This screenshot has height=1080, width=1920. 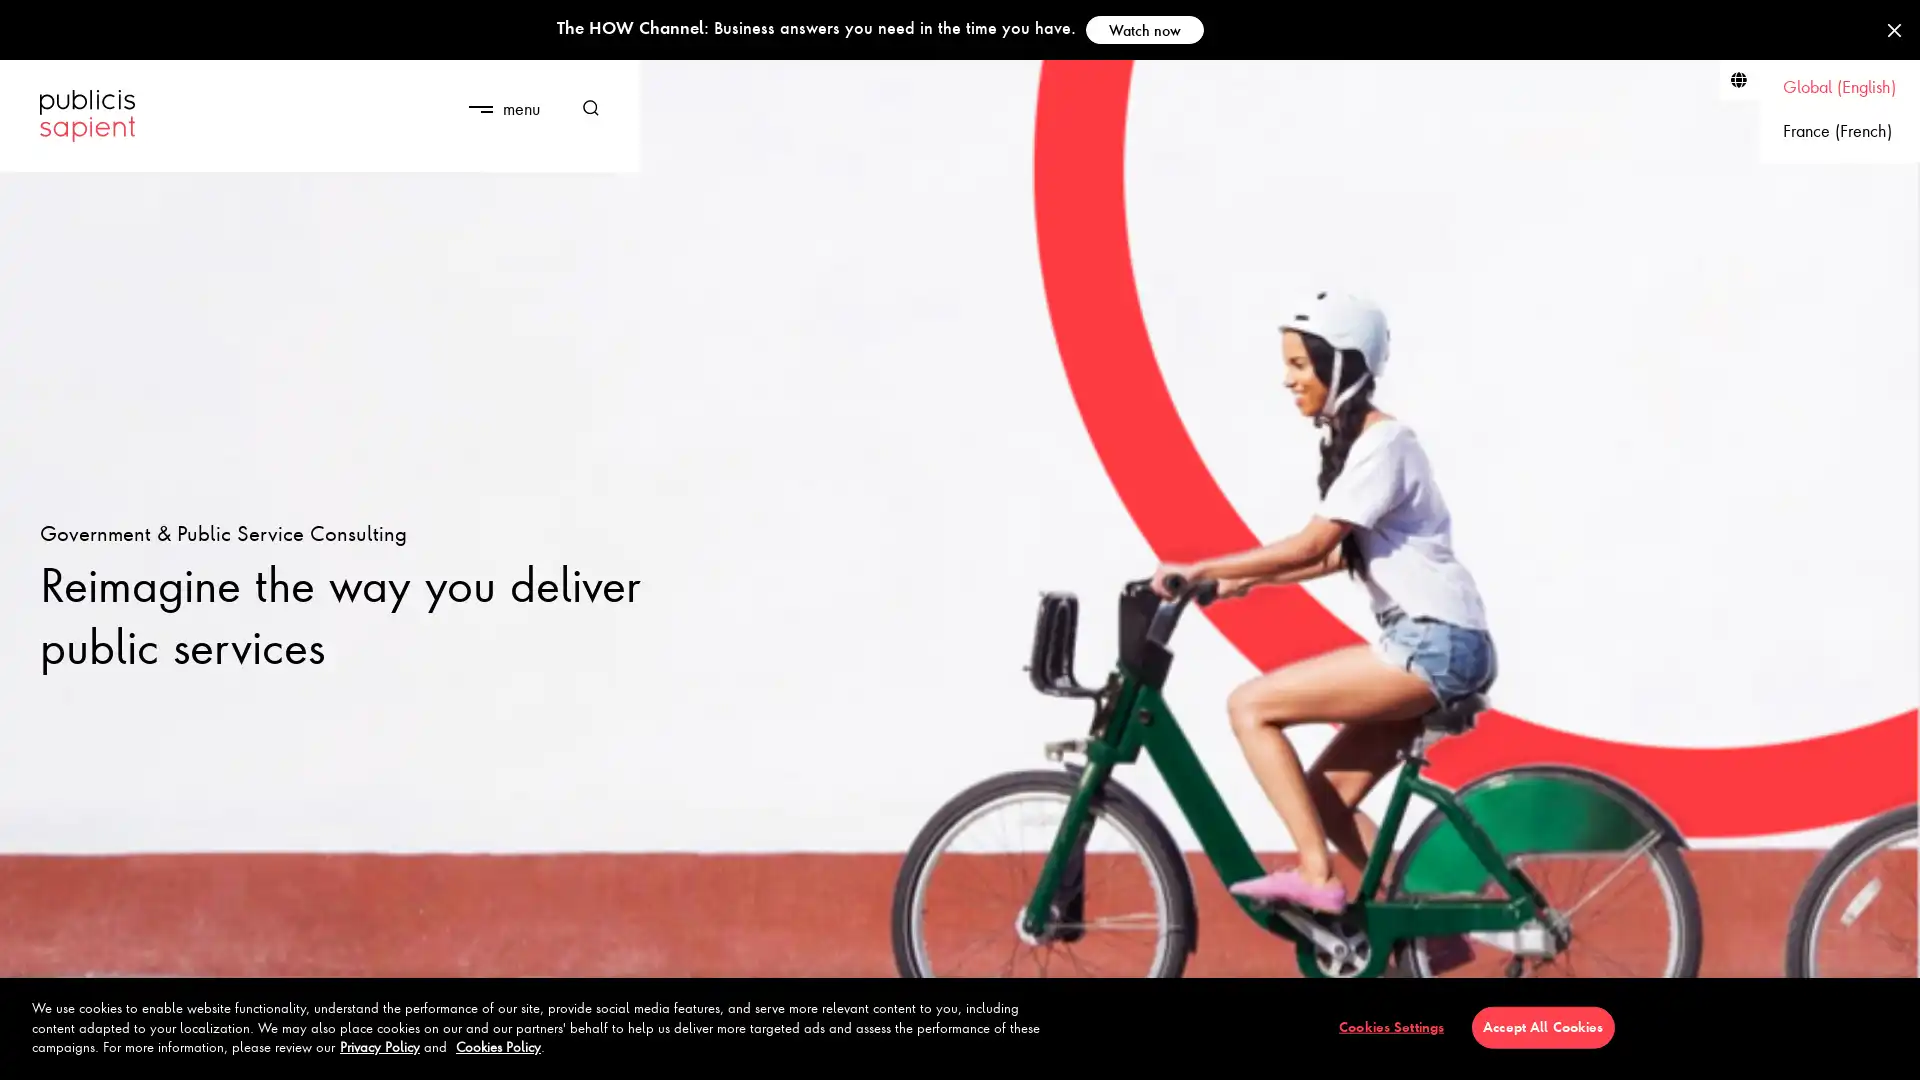 I want to click on Cookies Settings, so click(x=1390, y=1026).